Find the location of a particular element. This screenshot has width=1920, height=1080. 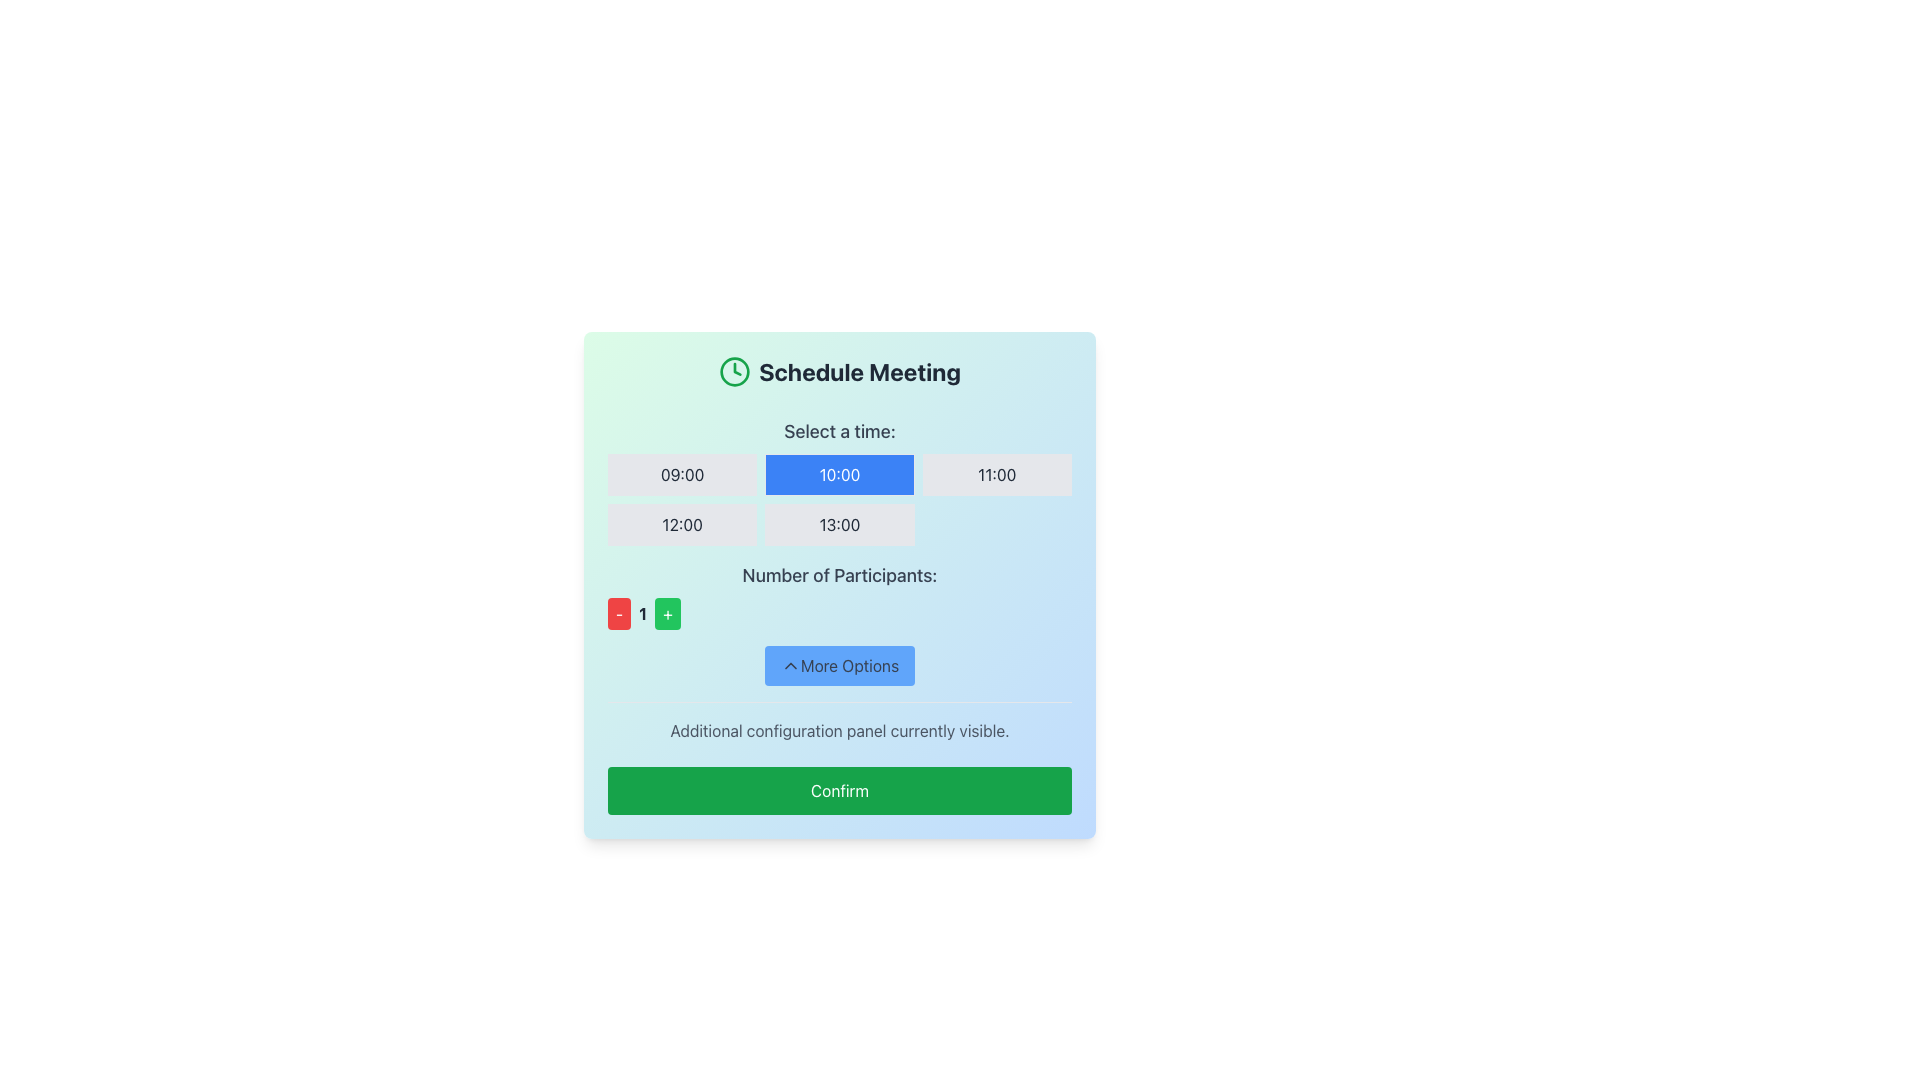

the scheduling icon located to the left of the 'Schedule Meeting' title in the title block is located at coordinates (734, 371).